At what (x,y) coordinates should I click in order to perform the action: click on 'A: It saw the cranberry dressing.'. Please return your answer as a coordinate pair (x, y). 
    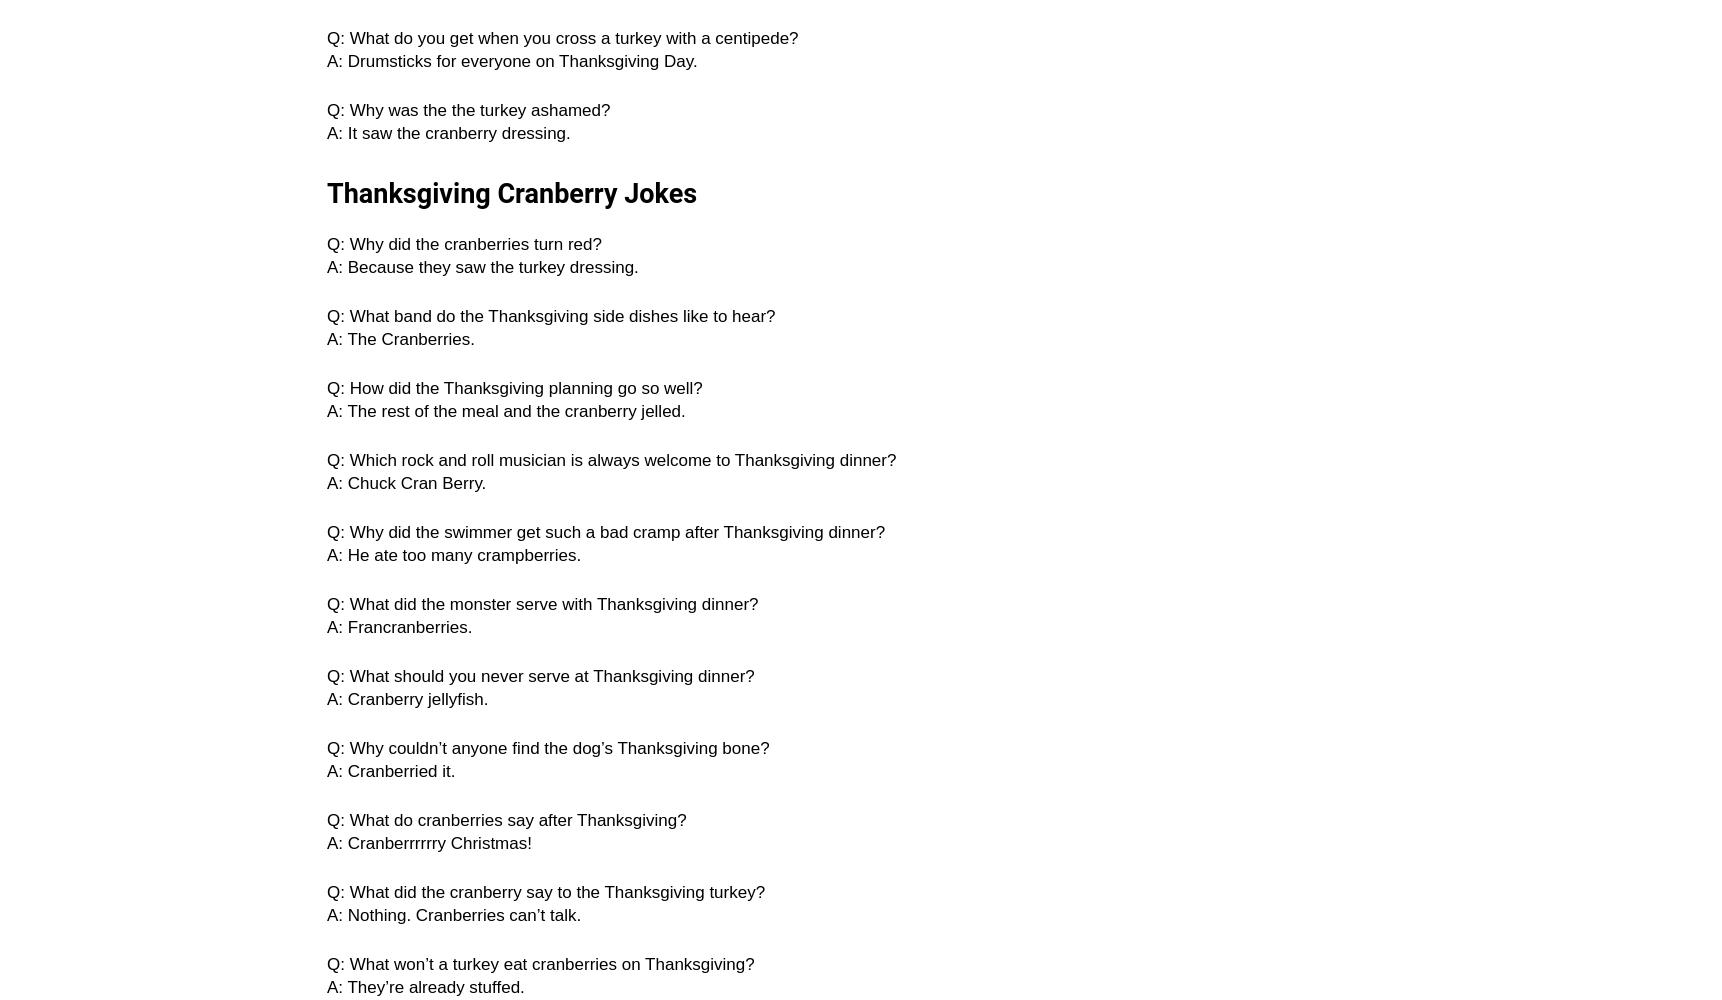
    Looking at the image, I should click on (447, 133).